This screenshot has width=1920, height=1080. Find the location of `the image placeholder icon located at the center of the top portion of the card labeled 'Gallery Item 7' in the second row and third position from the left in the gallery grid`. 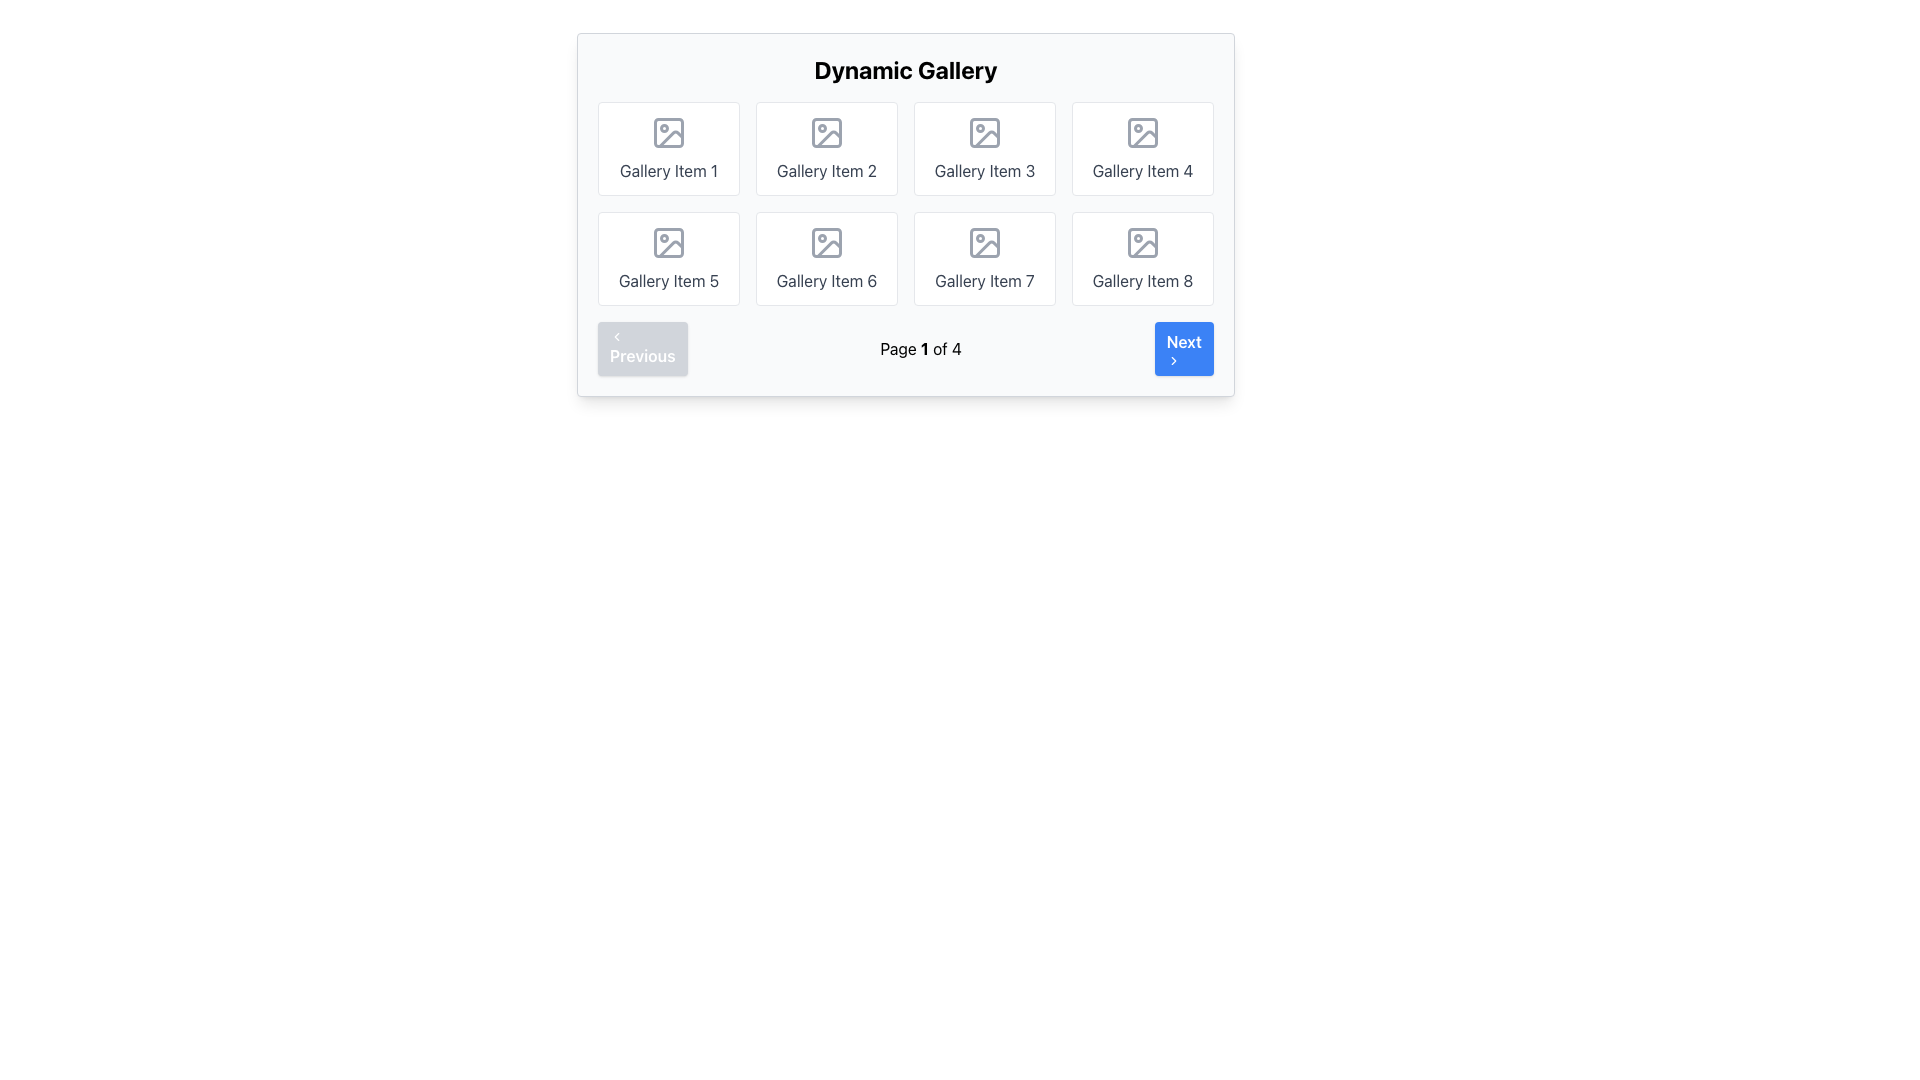

the image placeholder icon located at the center of the top portion of the card labeled 'Gallery Item 7' in the second row and third position from the left in the gallery grid is located at coordinates (984, 242).